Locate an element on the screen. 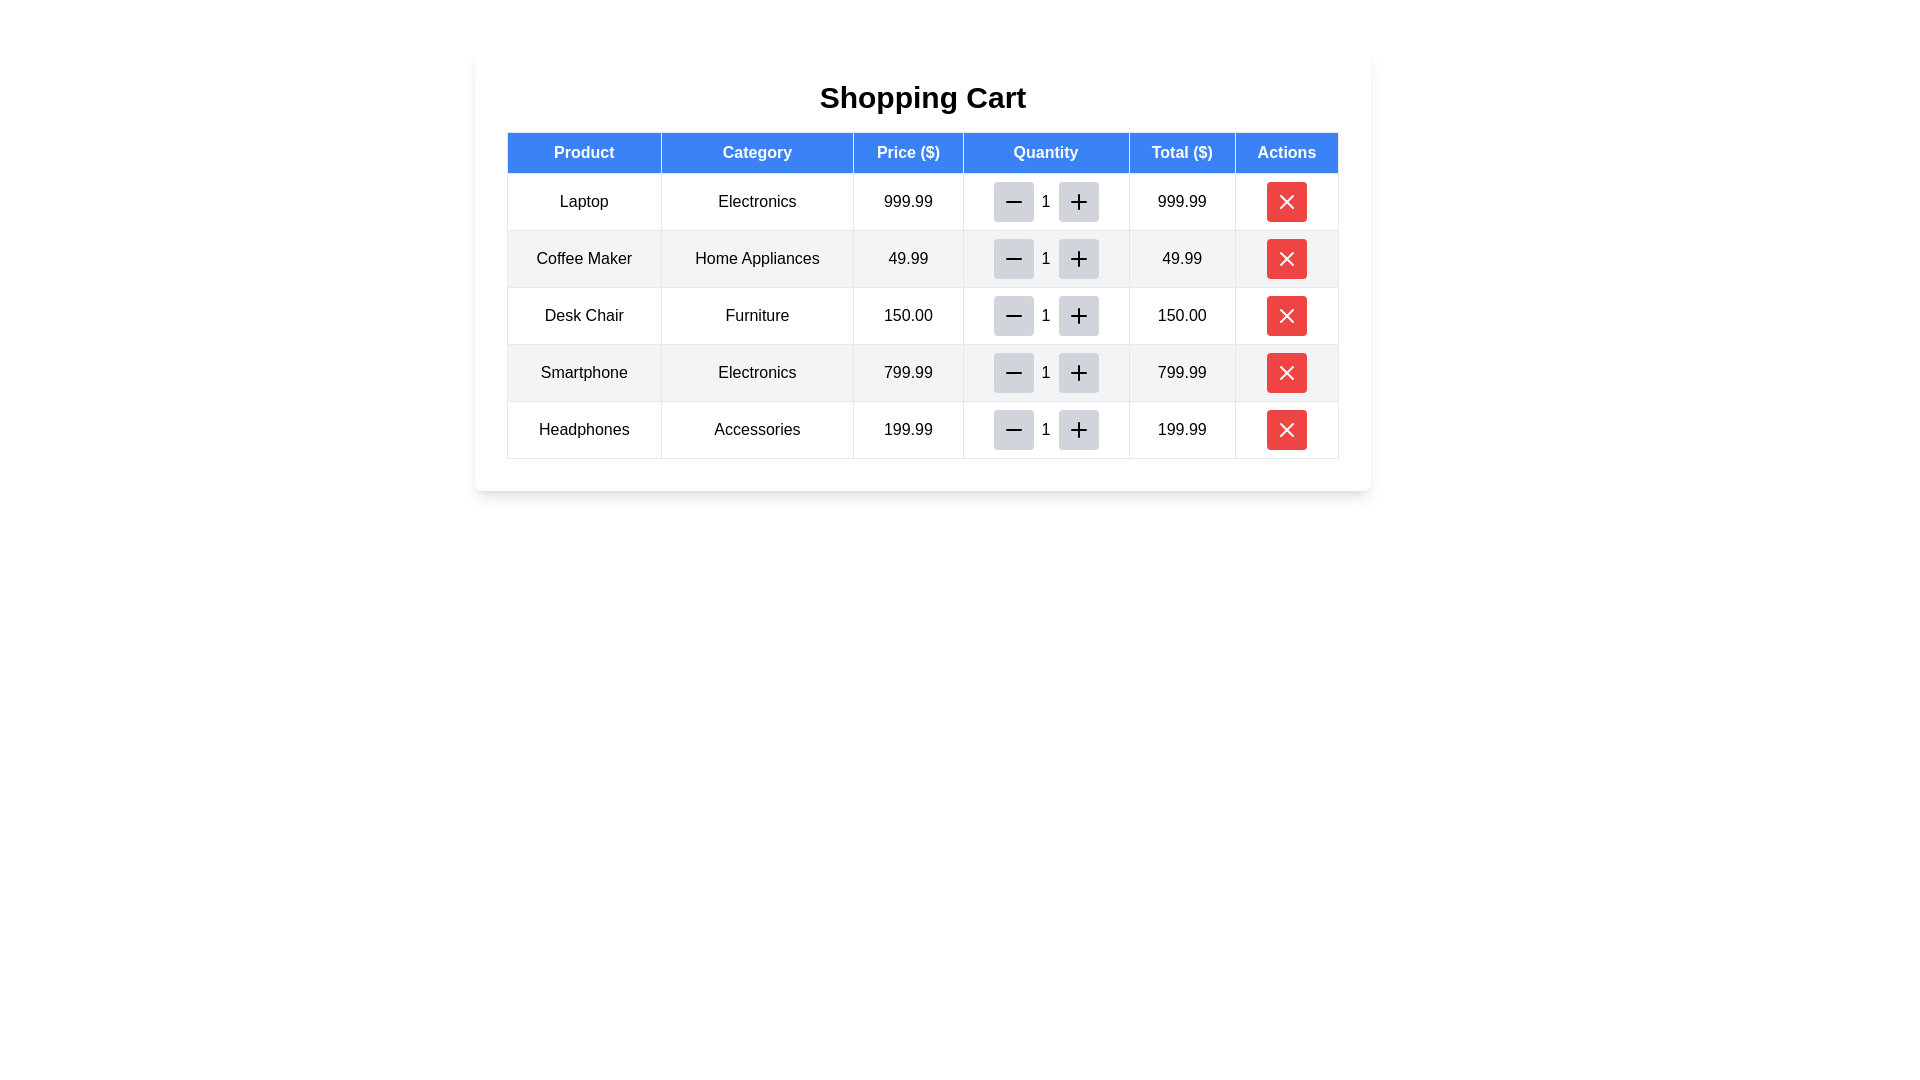 This screenshot has height=1080, width=1920. the vivid red square button with a white 'X' icon located in the 'Coffee Maker' row under the 'Actions' column is located at coordinates (1286, 257).